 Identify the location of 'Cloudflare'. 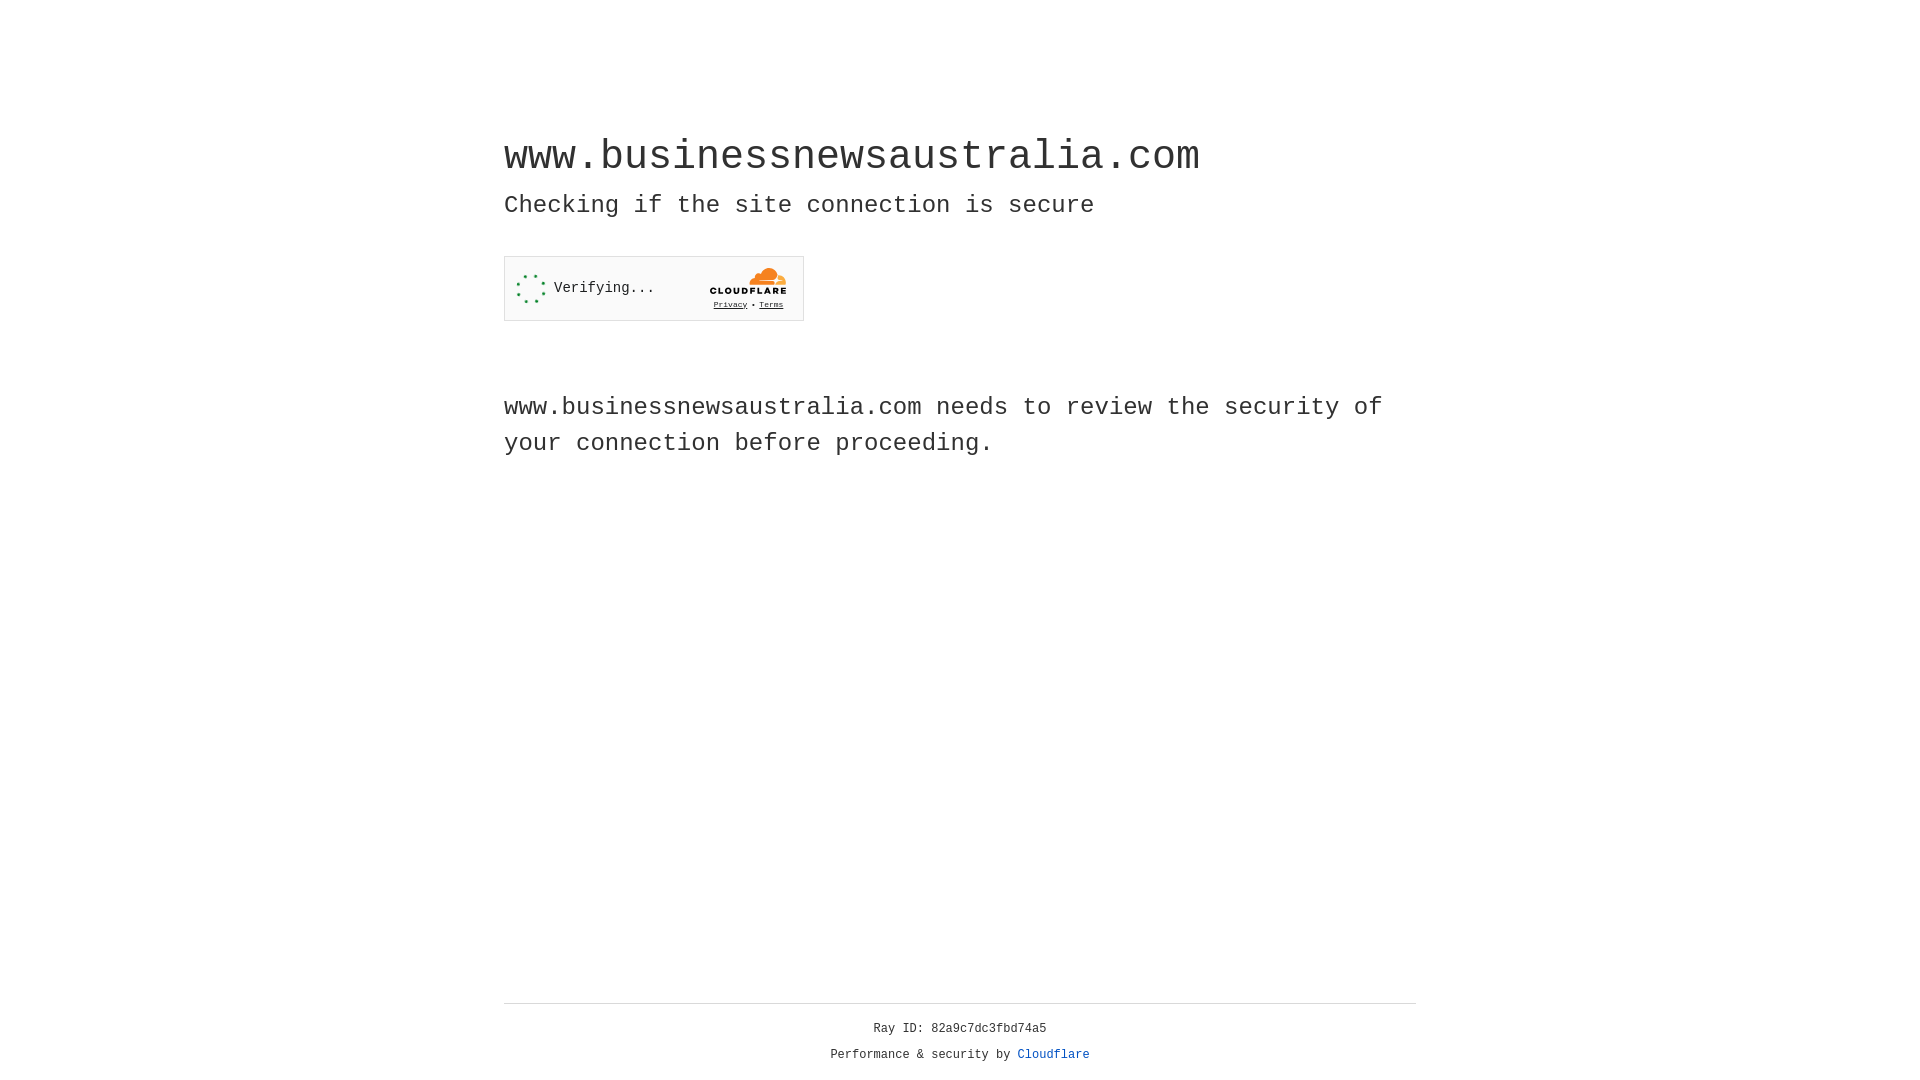
(1053, 1054).